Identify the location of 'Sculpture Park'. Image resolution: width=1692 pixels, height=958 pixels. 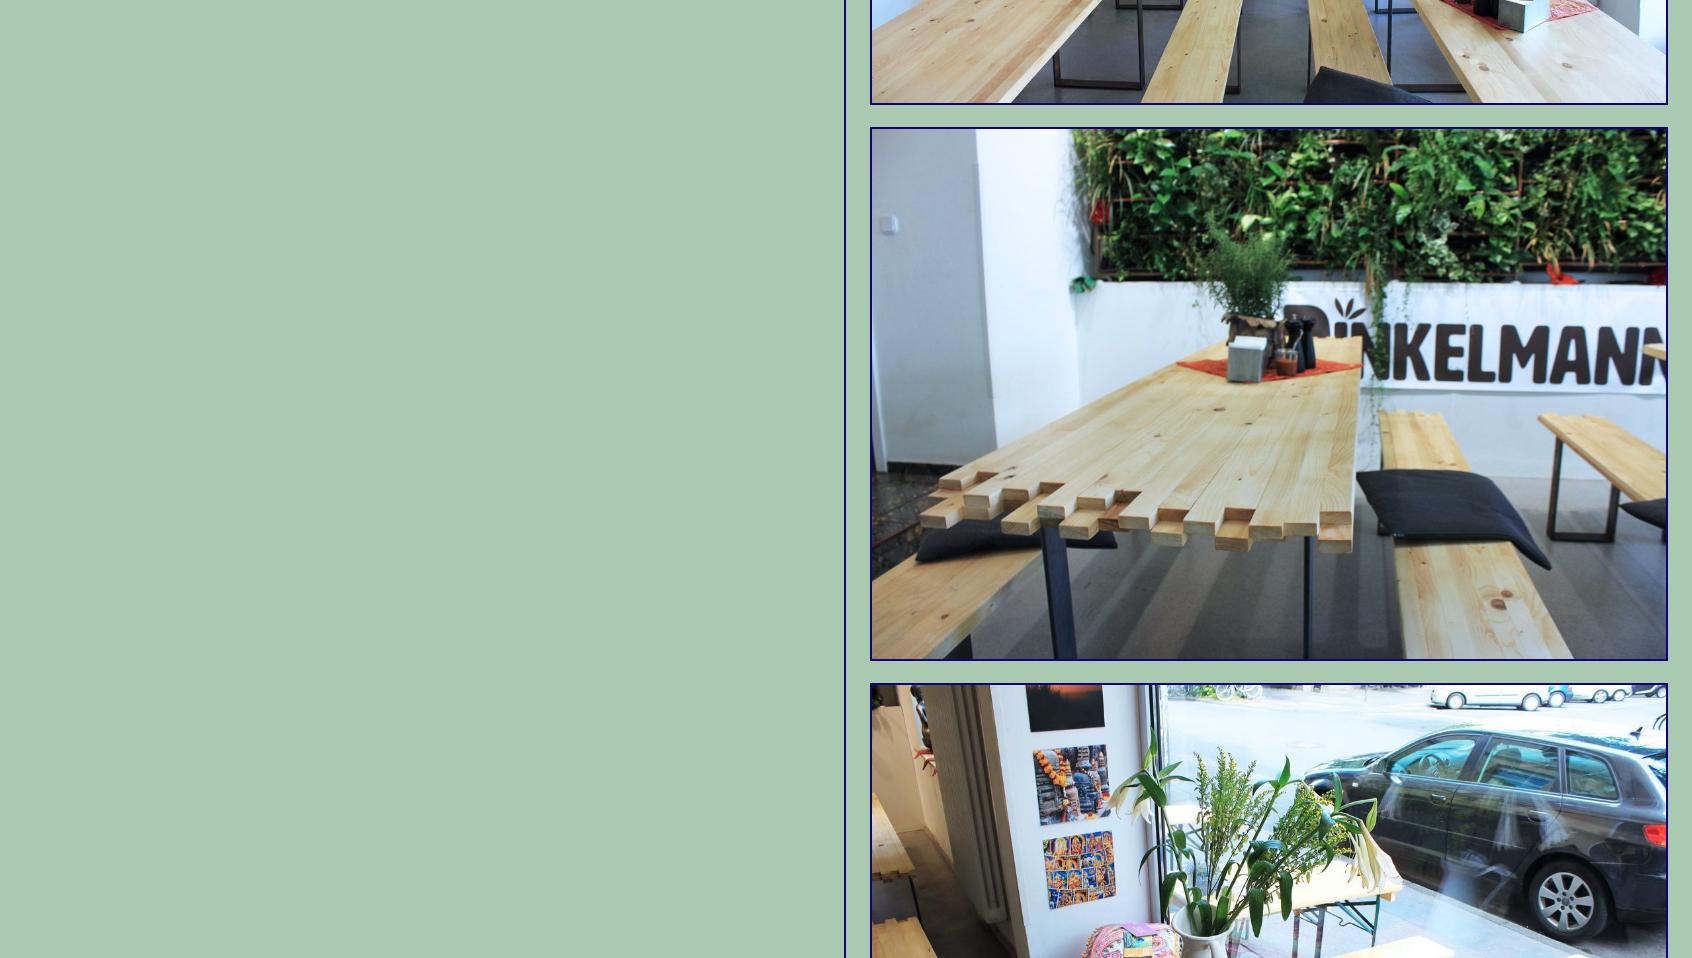
(926, 202).